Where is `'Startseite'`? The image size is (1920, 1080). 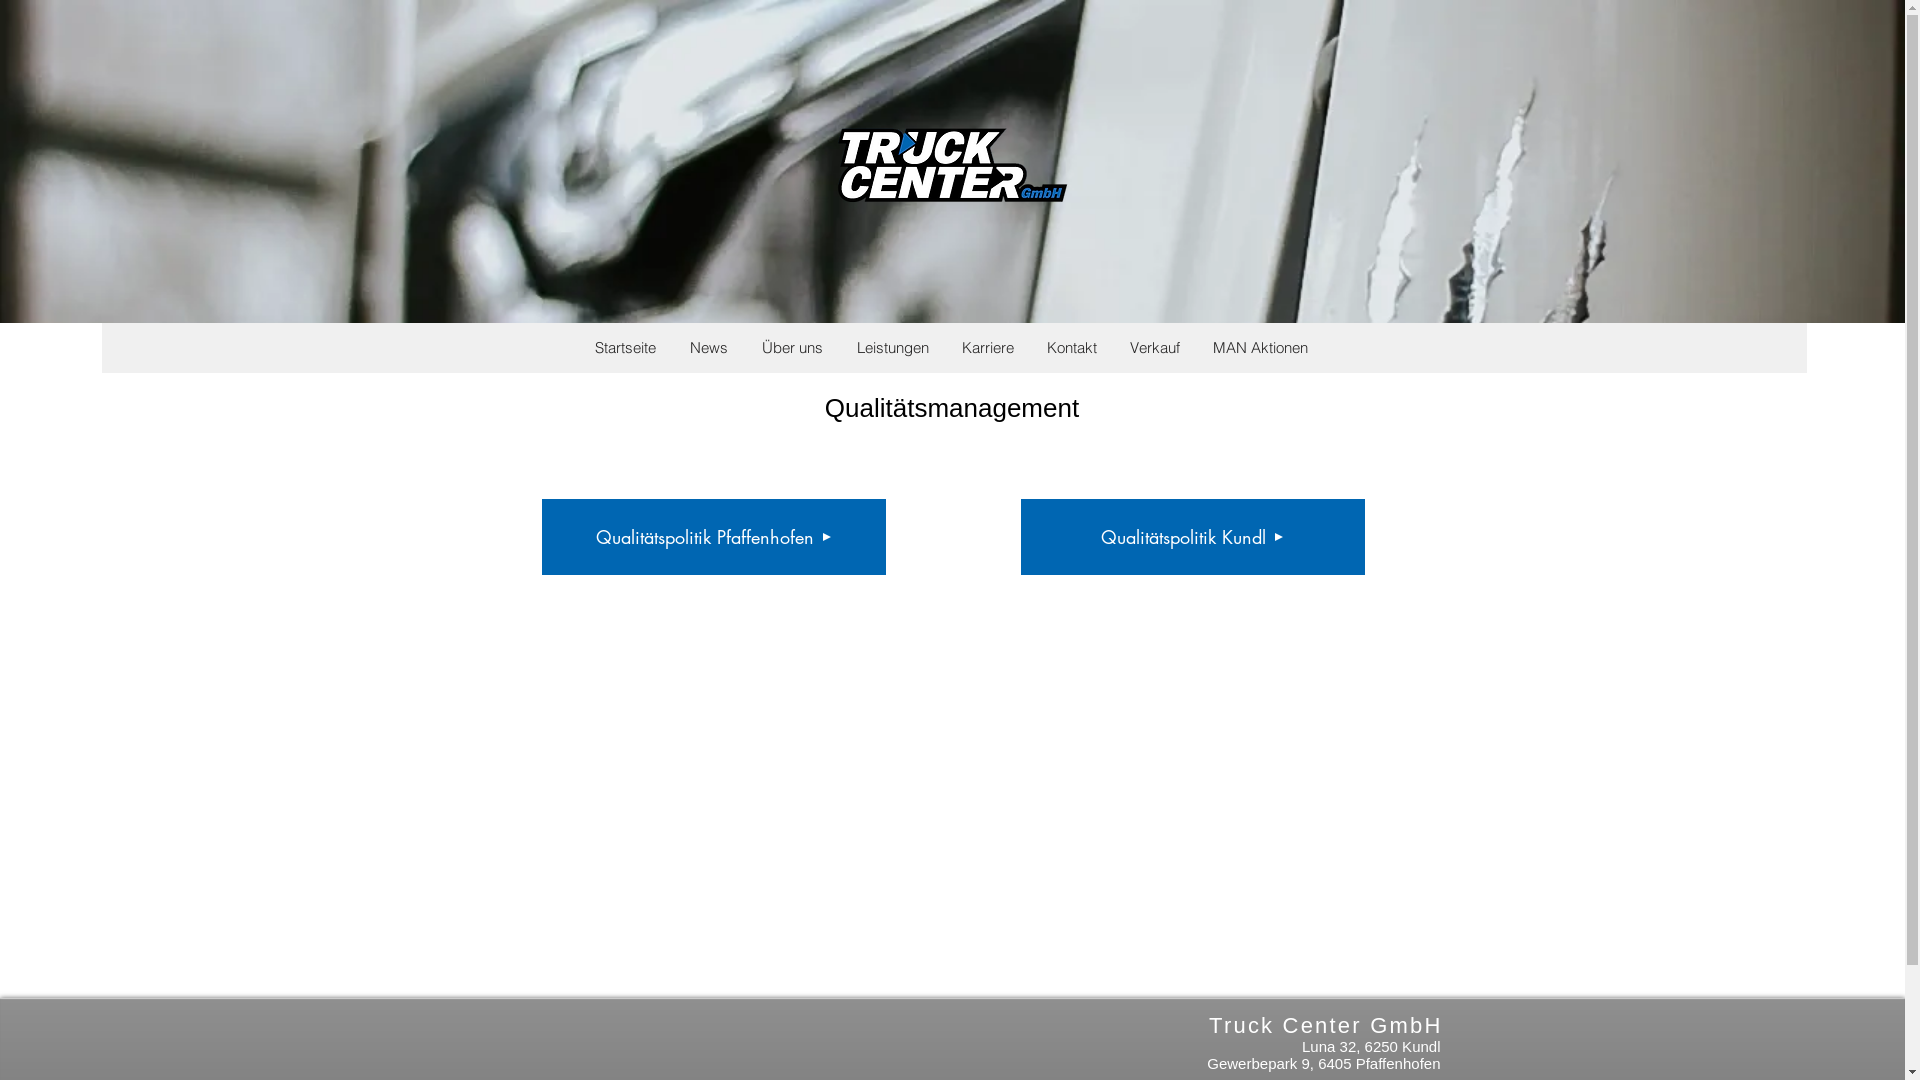 'Startseite' is located at coordinates (576, 346).